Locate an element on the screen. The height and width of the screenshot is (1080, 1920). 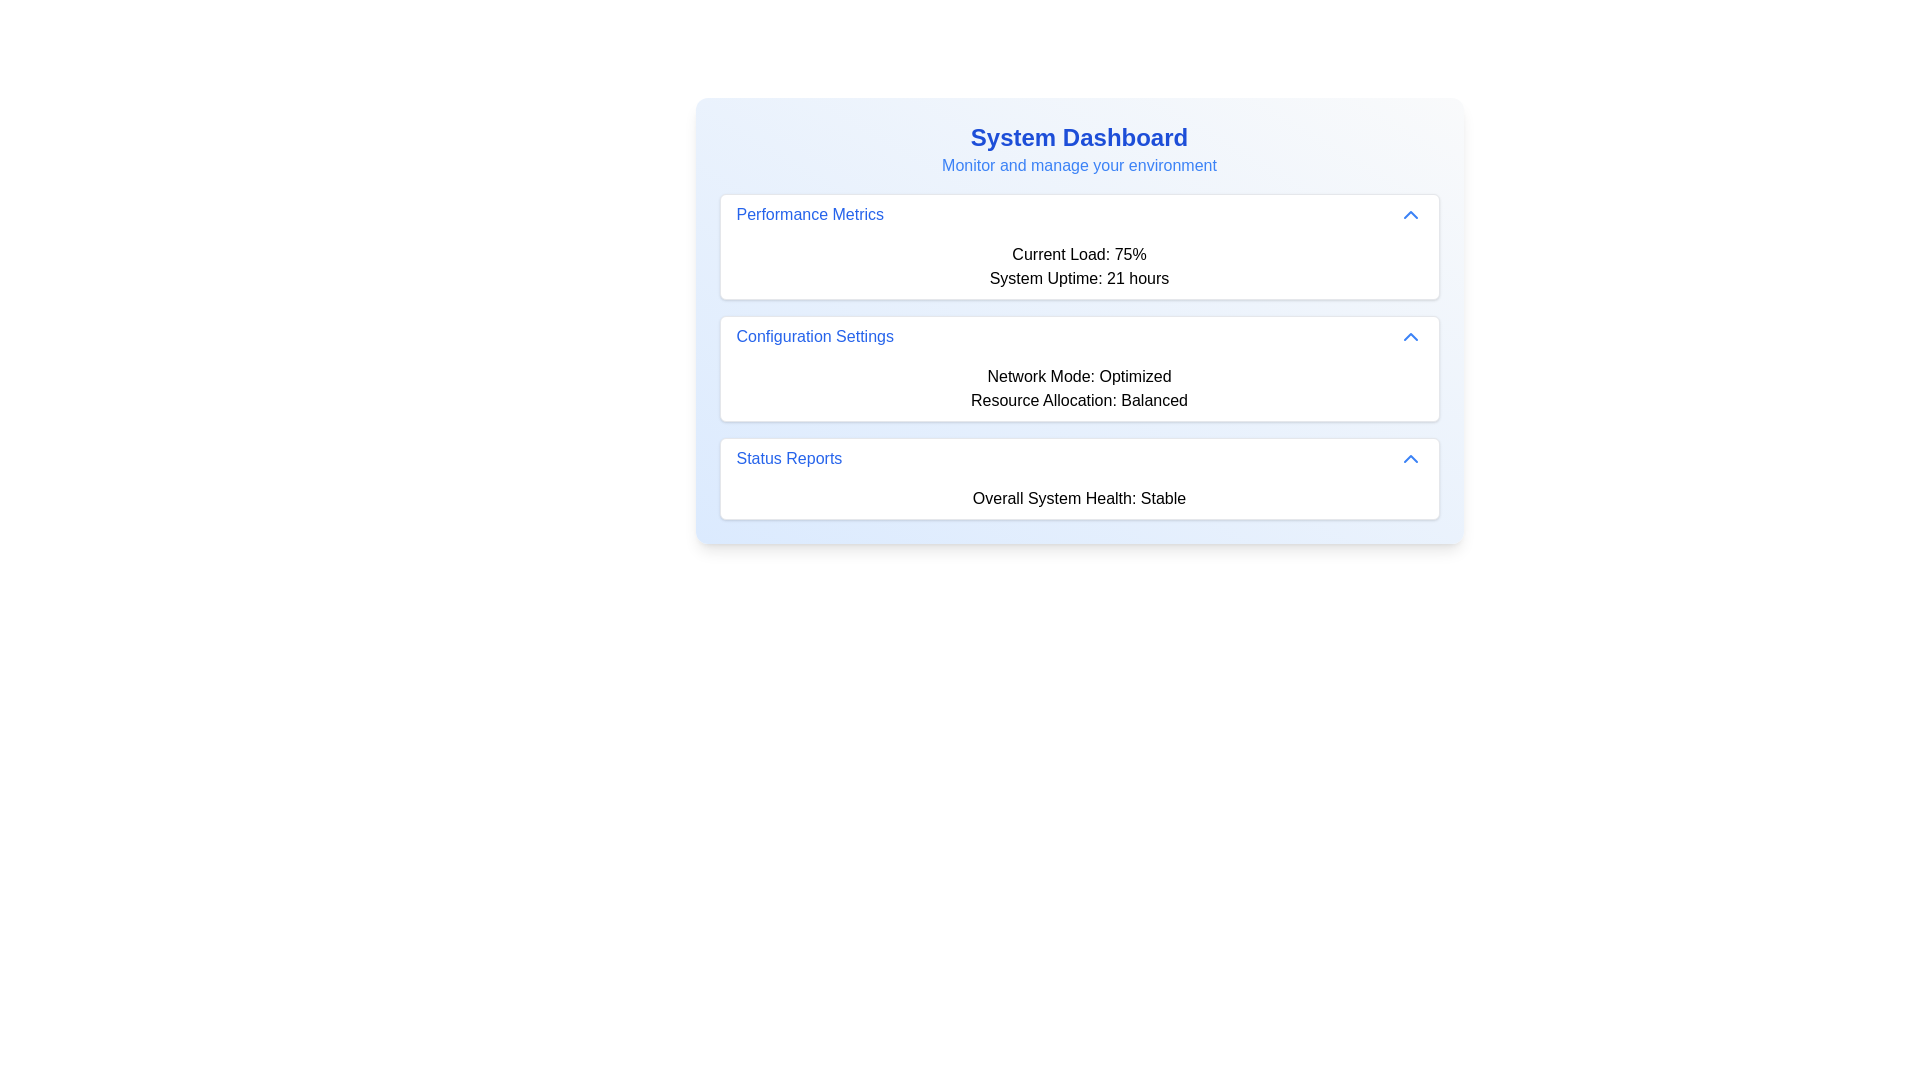
the Chevron Up icon located at the far right of the 'Status Reports' section header is located at coordinates (1409, 459).